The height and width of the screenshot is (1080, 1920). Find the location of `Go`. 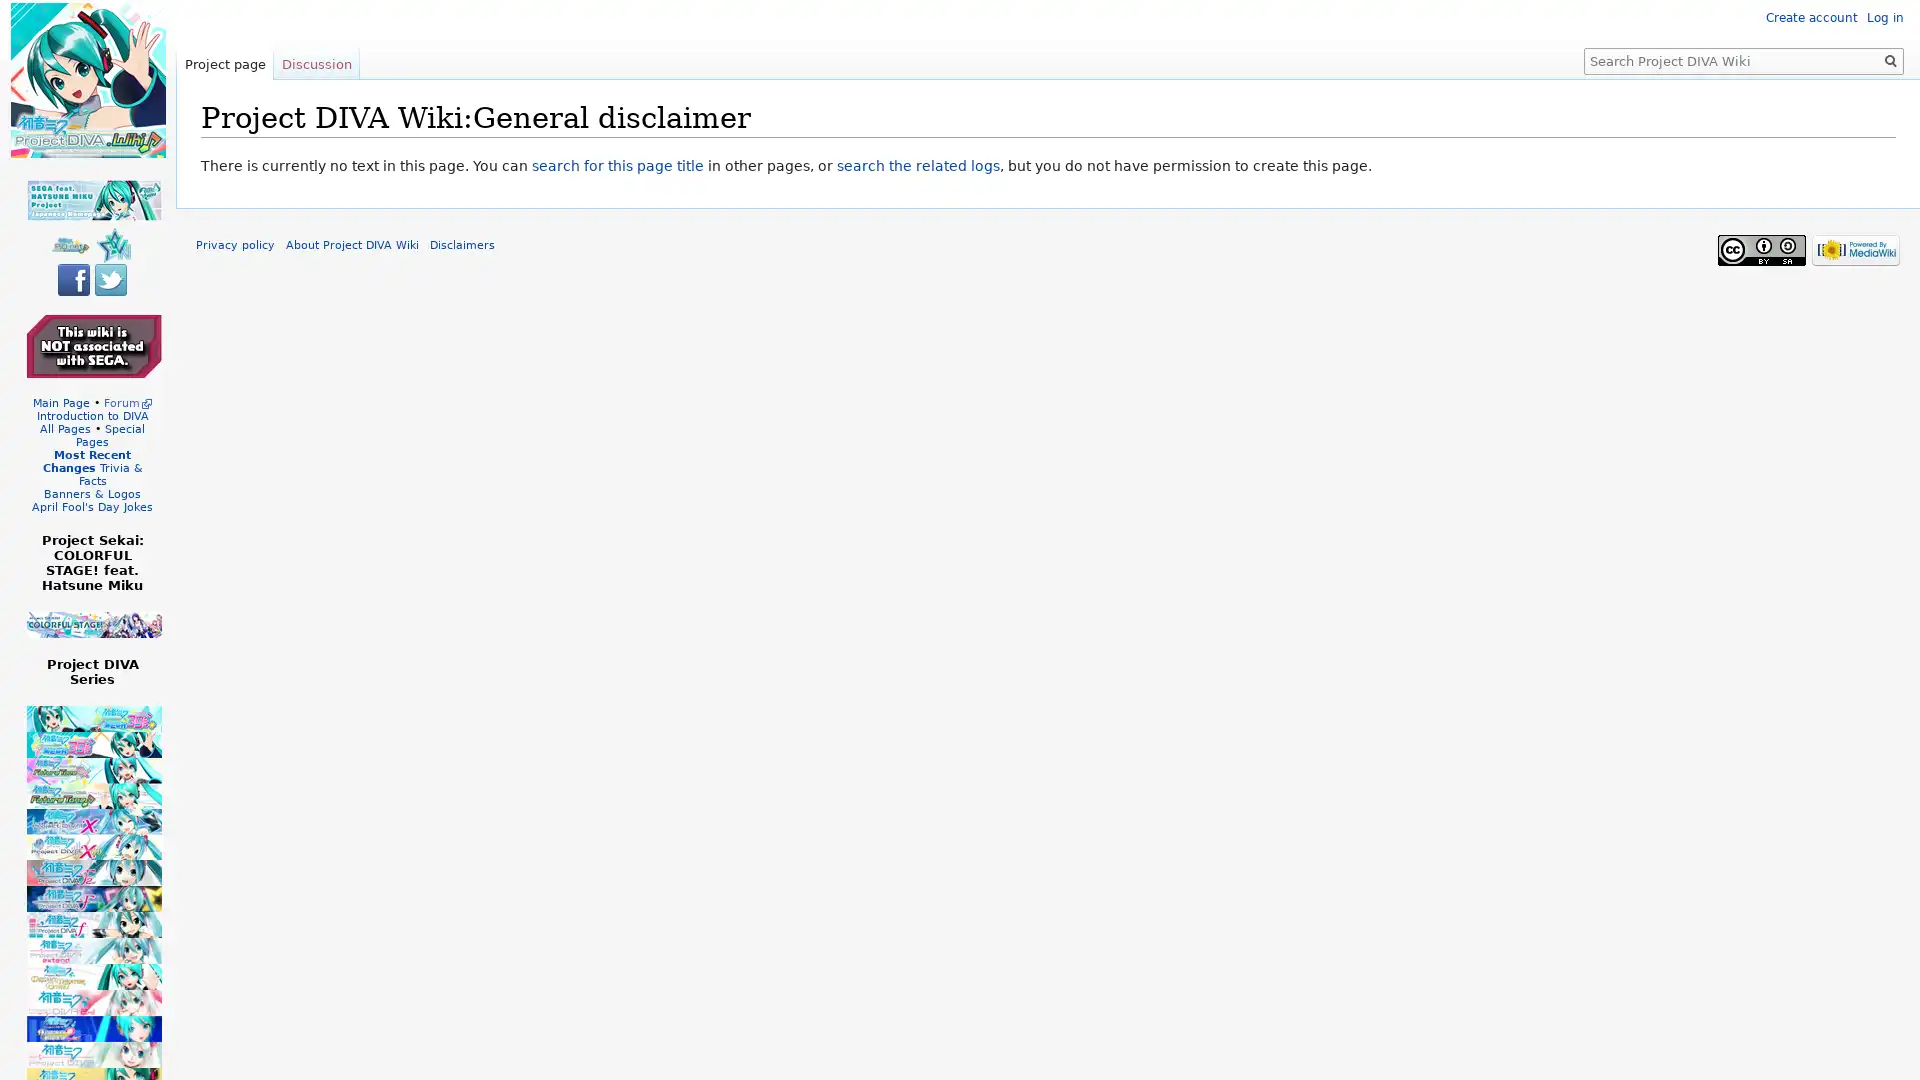

Go is located at coordinates (1890, 60).